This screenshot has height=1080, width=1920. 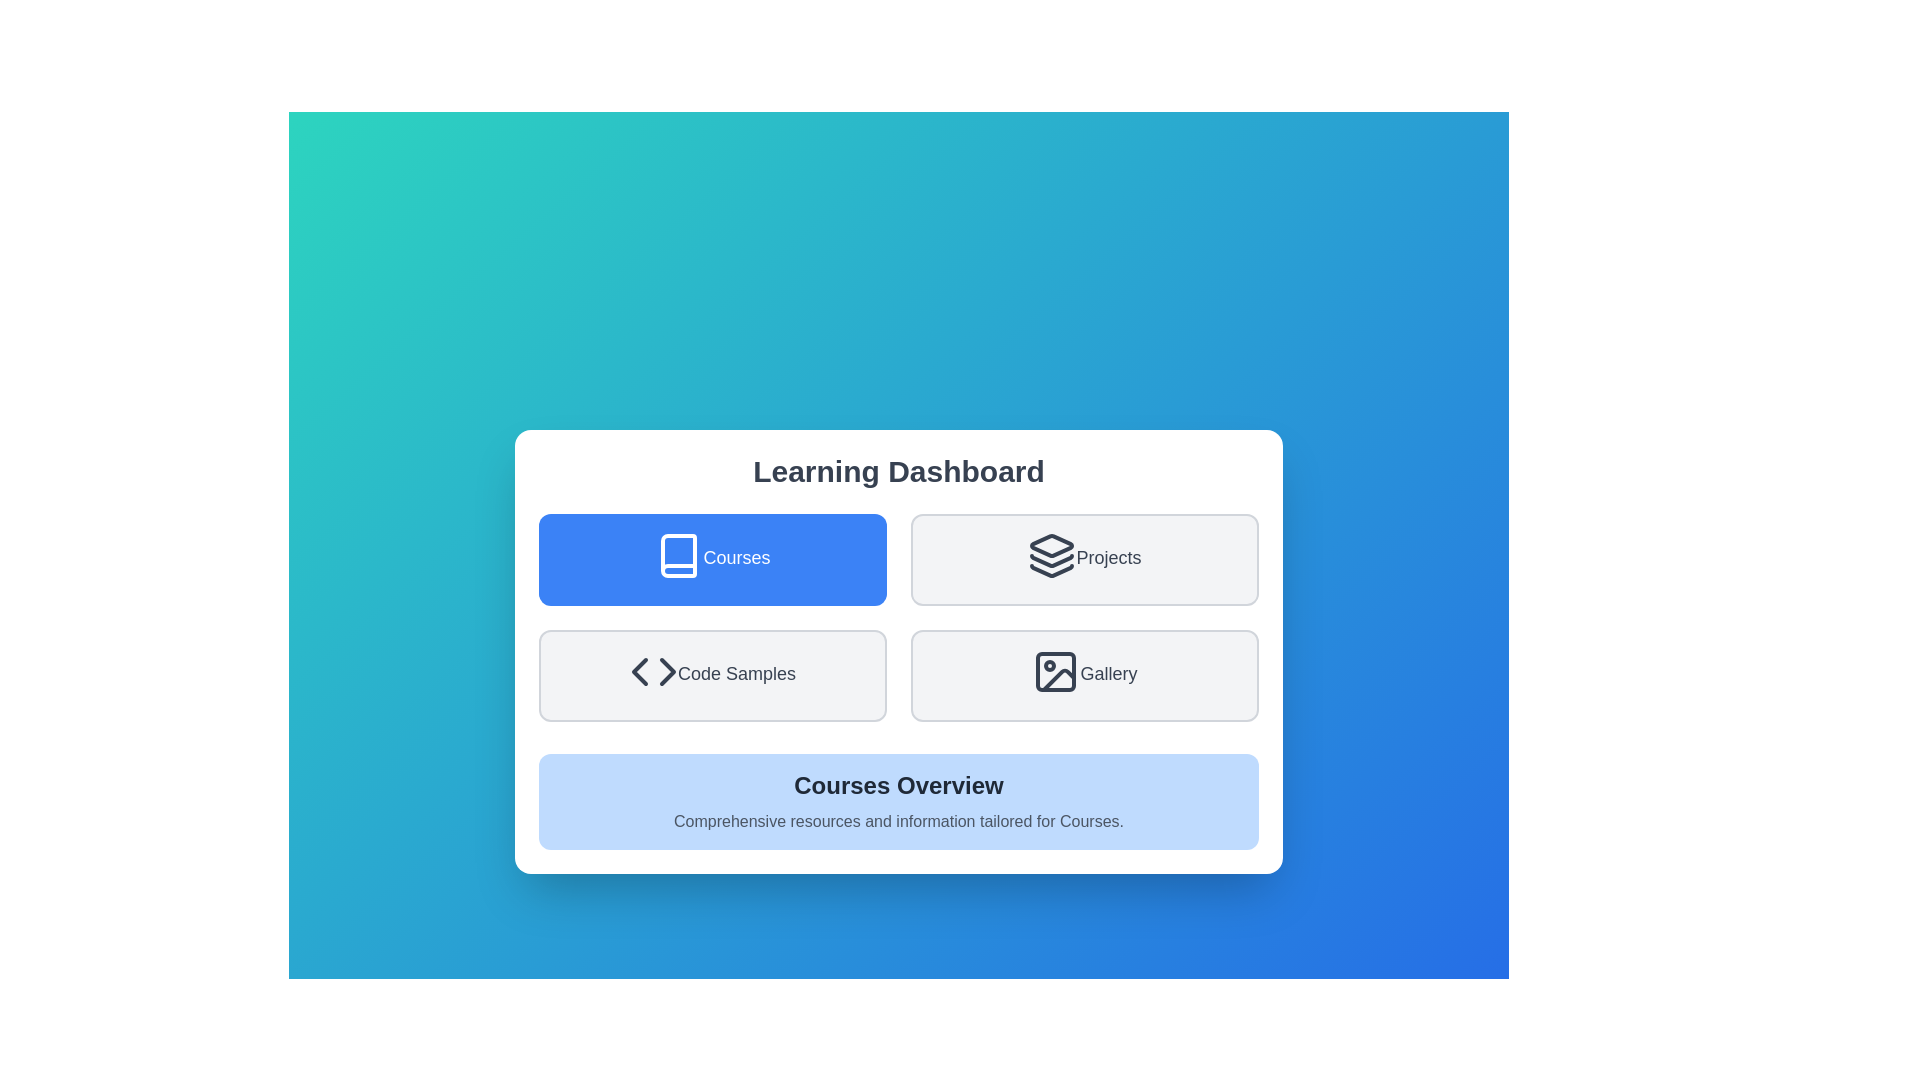 What do you see at coordinates (713, 559) in the screenshot?
I see `the Courses button to select it` at bounding box center [713, 559].